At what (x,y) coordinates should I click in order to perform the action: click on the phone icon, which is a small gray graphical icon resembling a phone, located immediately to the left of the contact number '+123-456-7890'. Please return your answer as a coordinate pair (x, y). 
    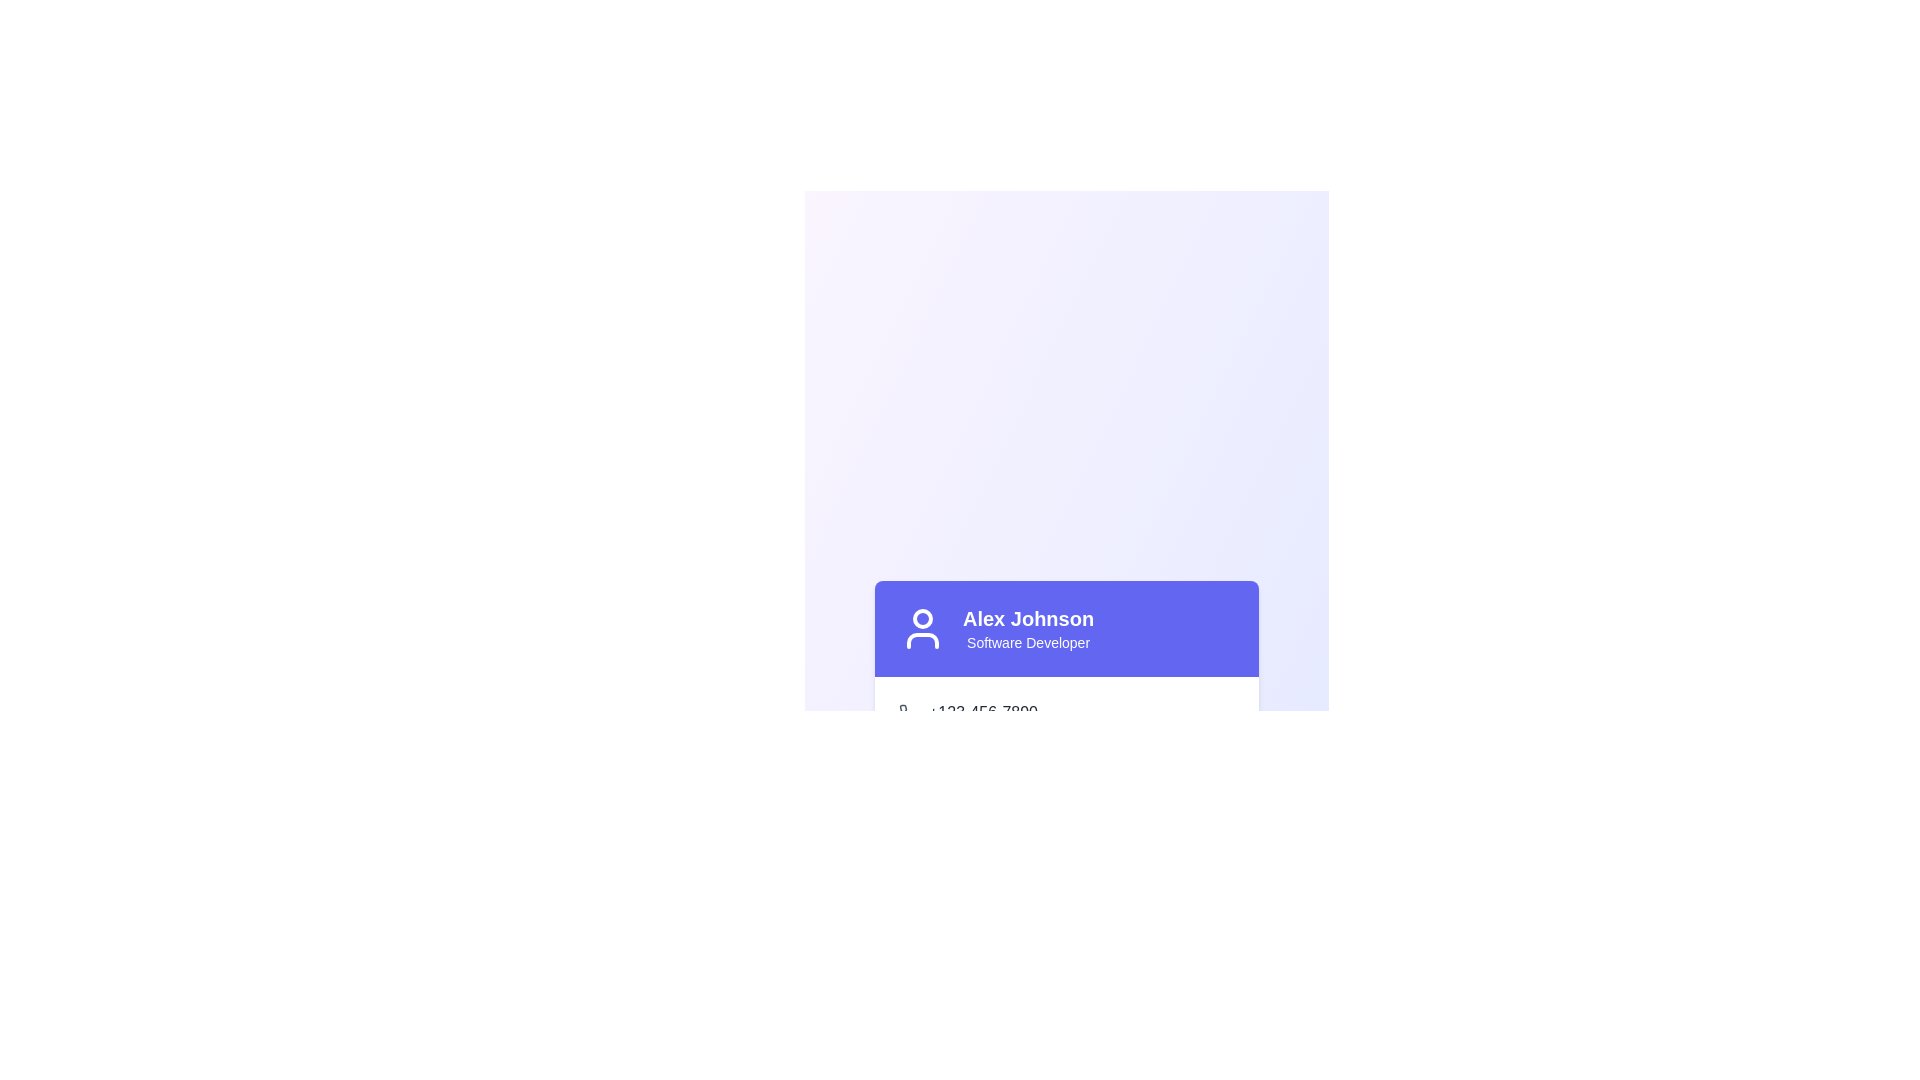
    Looking at the image, I should click on (906, 712).